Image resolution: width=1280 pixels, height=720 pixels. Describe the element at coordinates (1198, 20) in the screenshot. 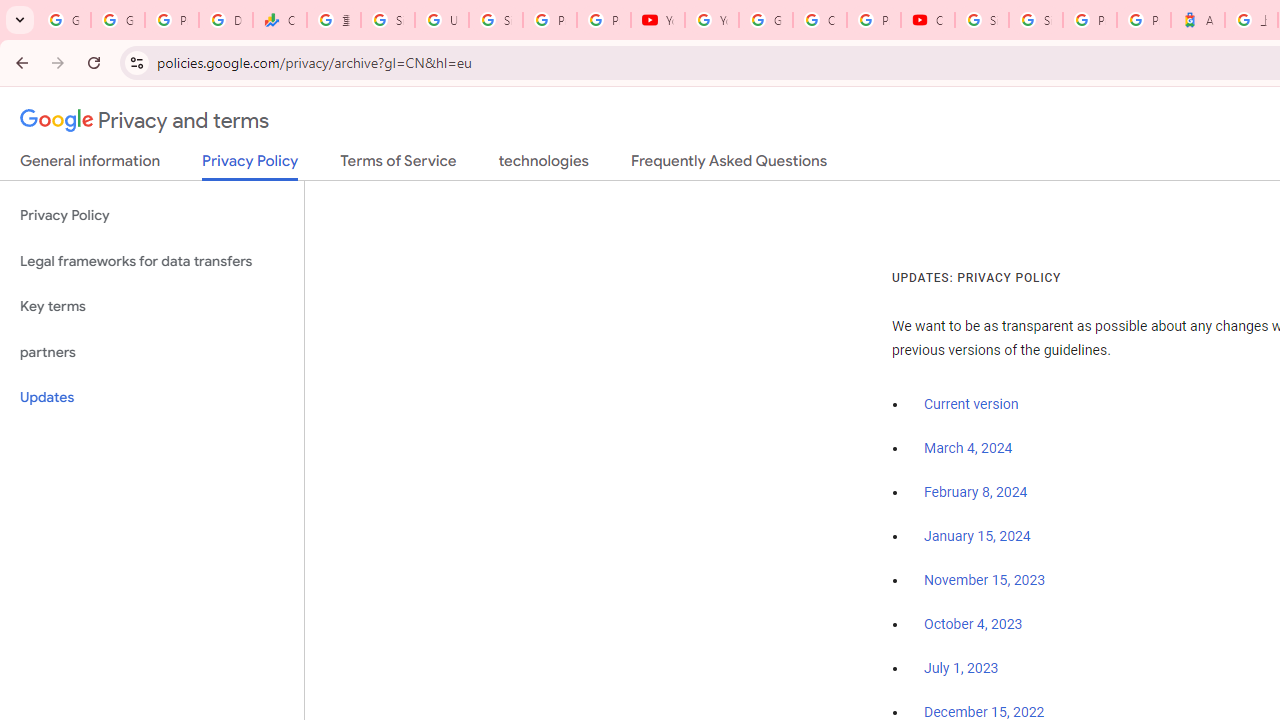

I see `'Atour Hotel - Google hotels'` at that location.